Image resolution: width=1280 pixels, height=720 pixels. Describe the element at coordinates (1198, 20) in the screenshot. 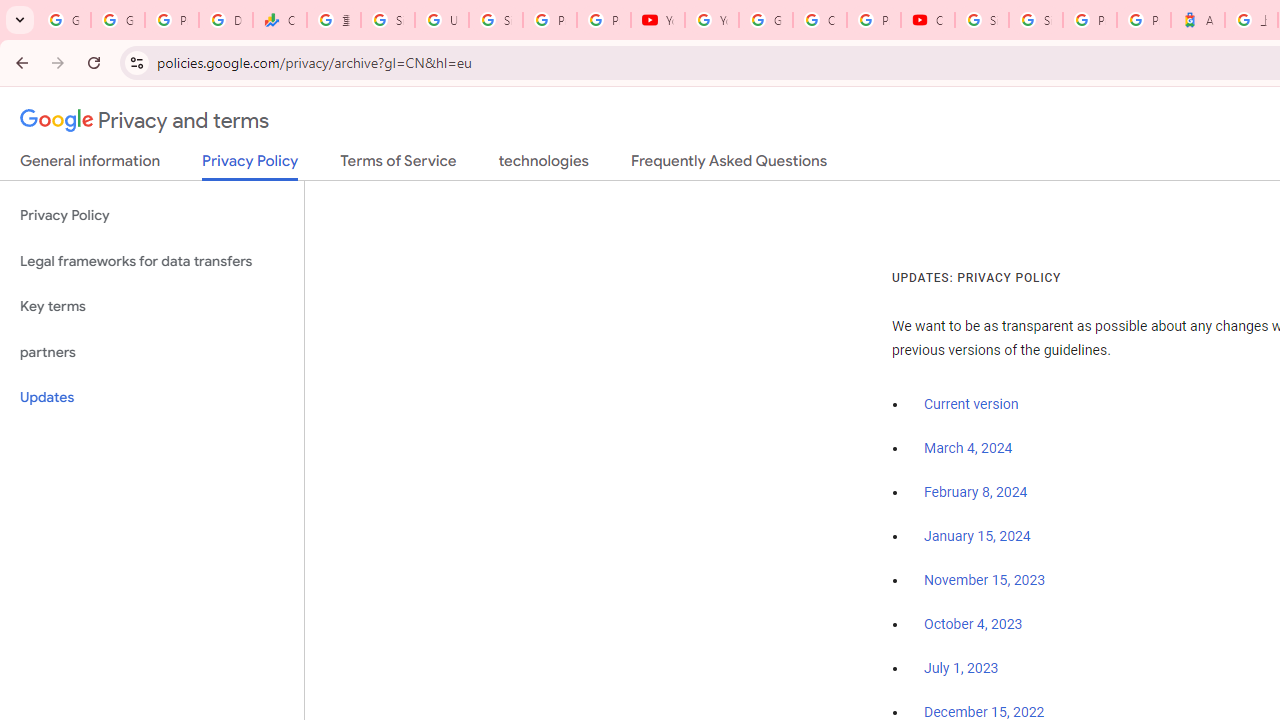

I see `'Atour Hotel - Google hotels'` at that location.